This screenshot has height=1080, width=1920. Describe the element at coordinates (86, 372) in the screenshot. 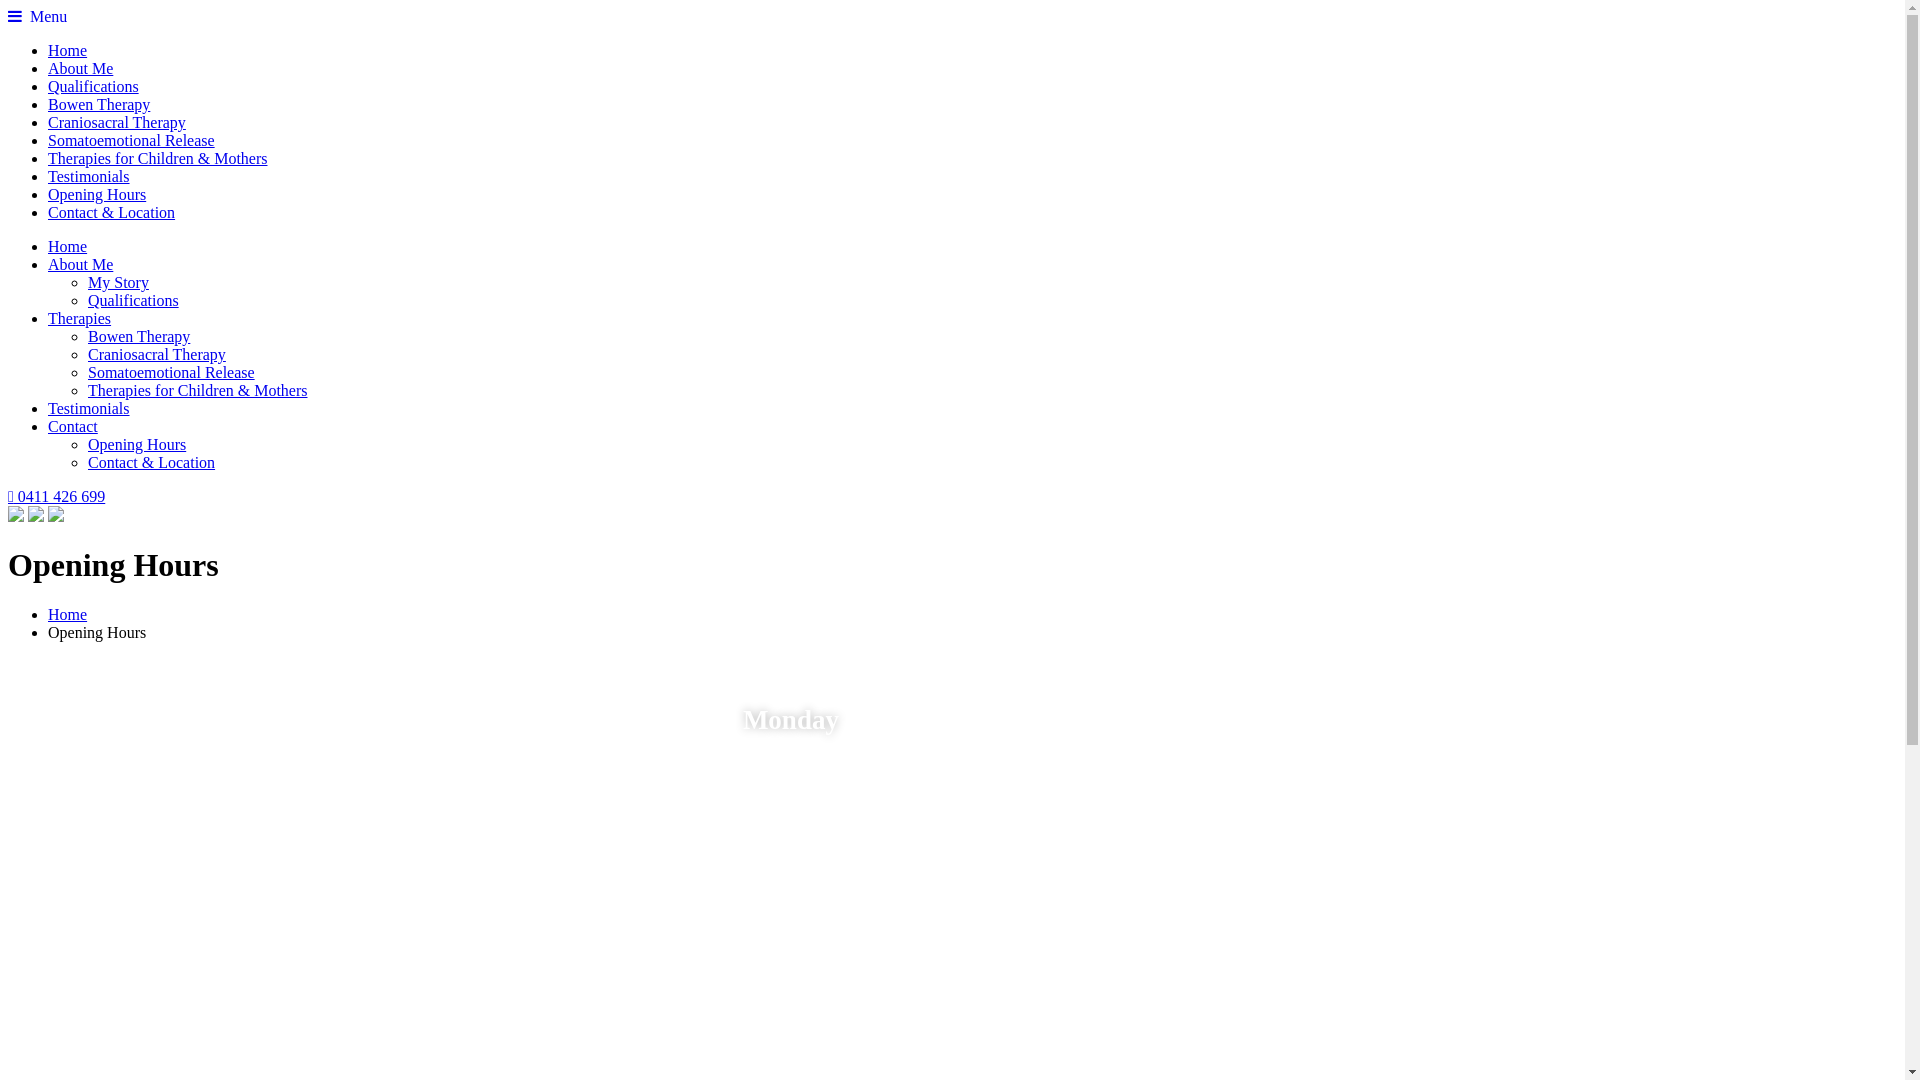

I see `'Somatoemotional Release'` at that location.